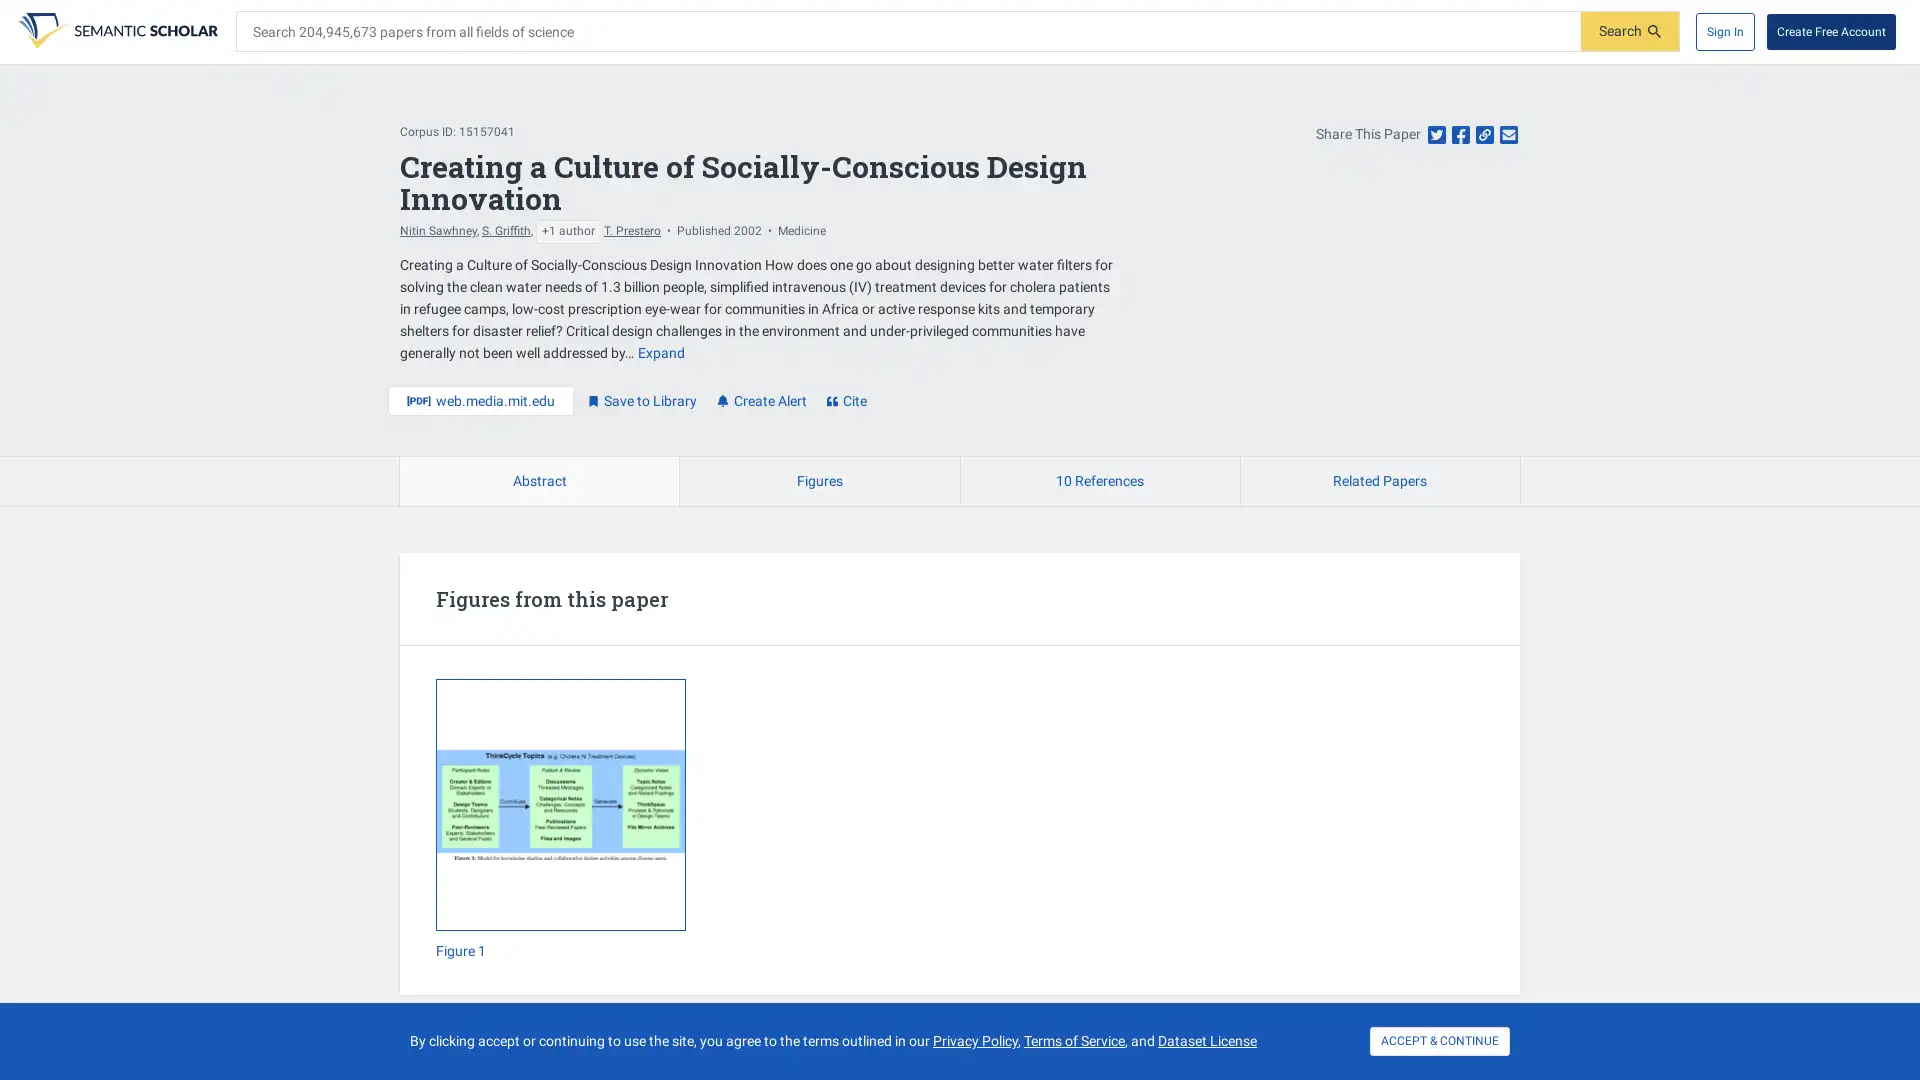 This screenshot has width=1920, height=1080. I want to click on Copy direct link to page, so click(1484, 135).